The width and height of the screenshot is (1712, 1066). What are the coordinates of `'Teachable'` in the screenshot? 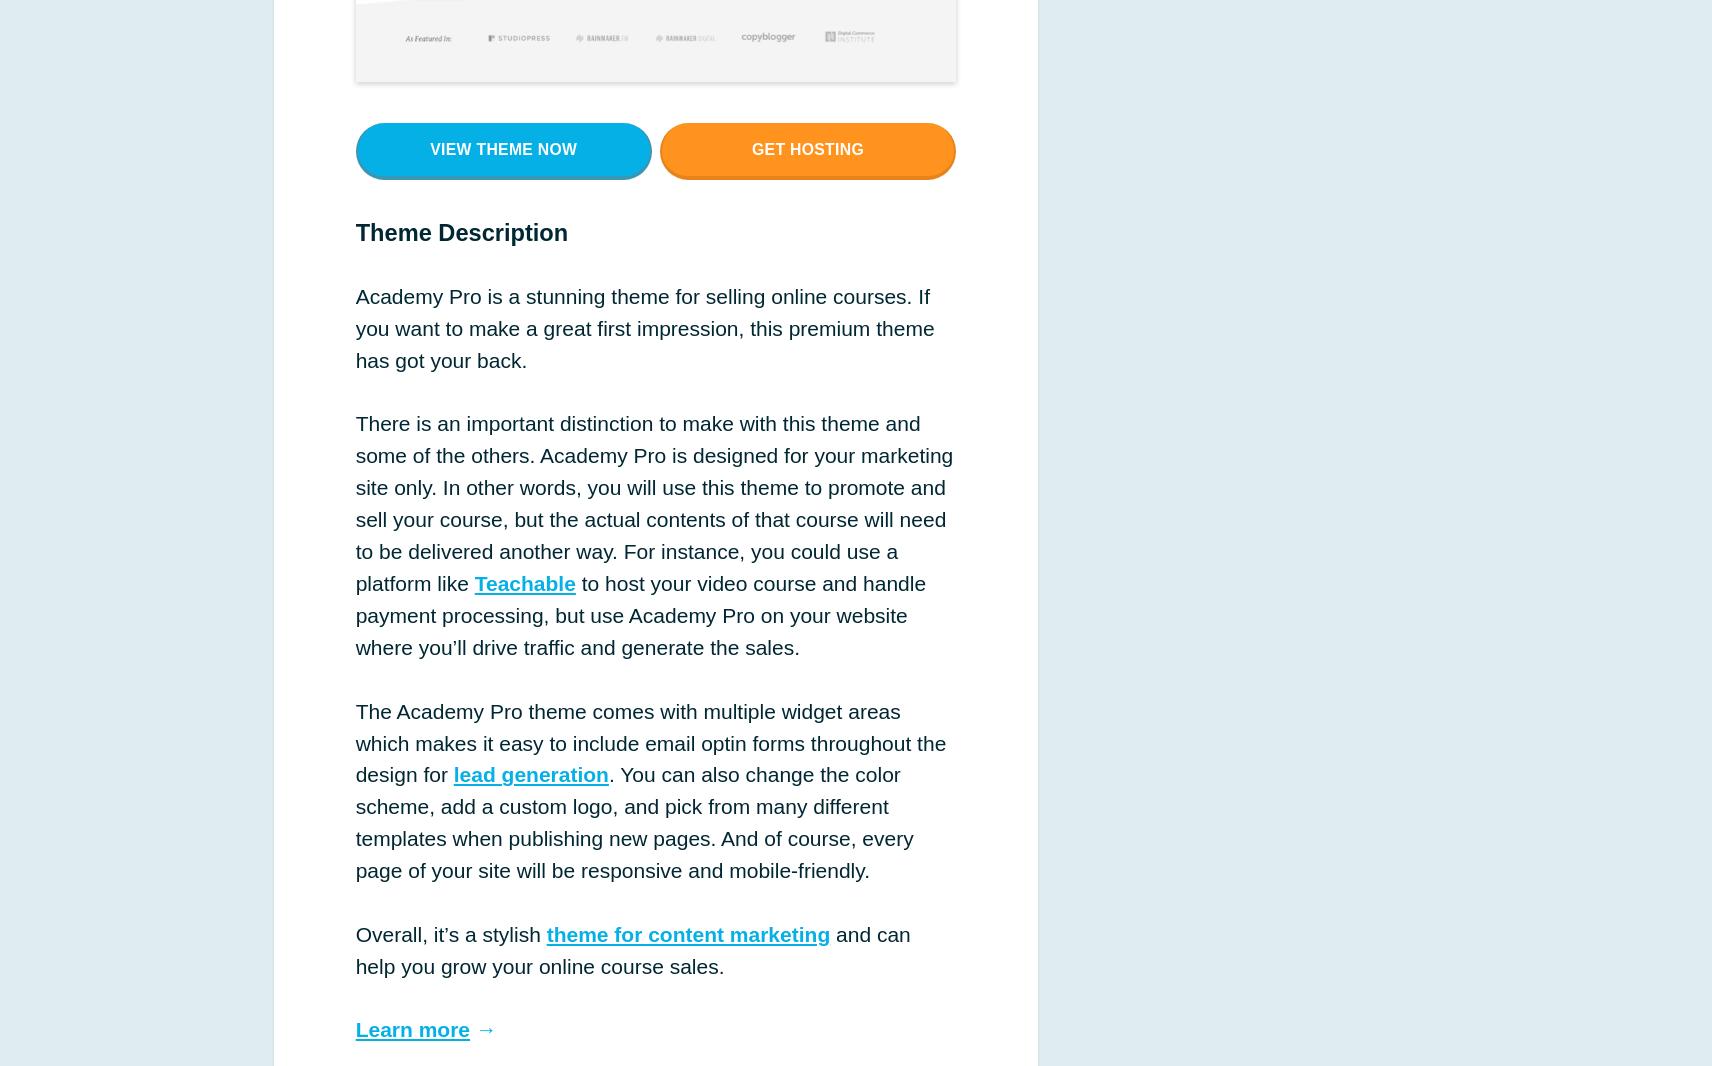 It's located at (523, 582).